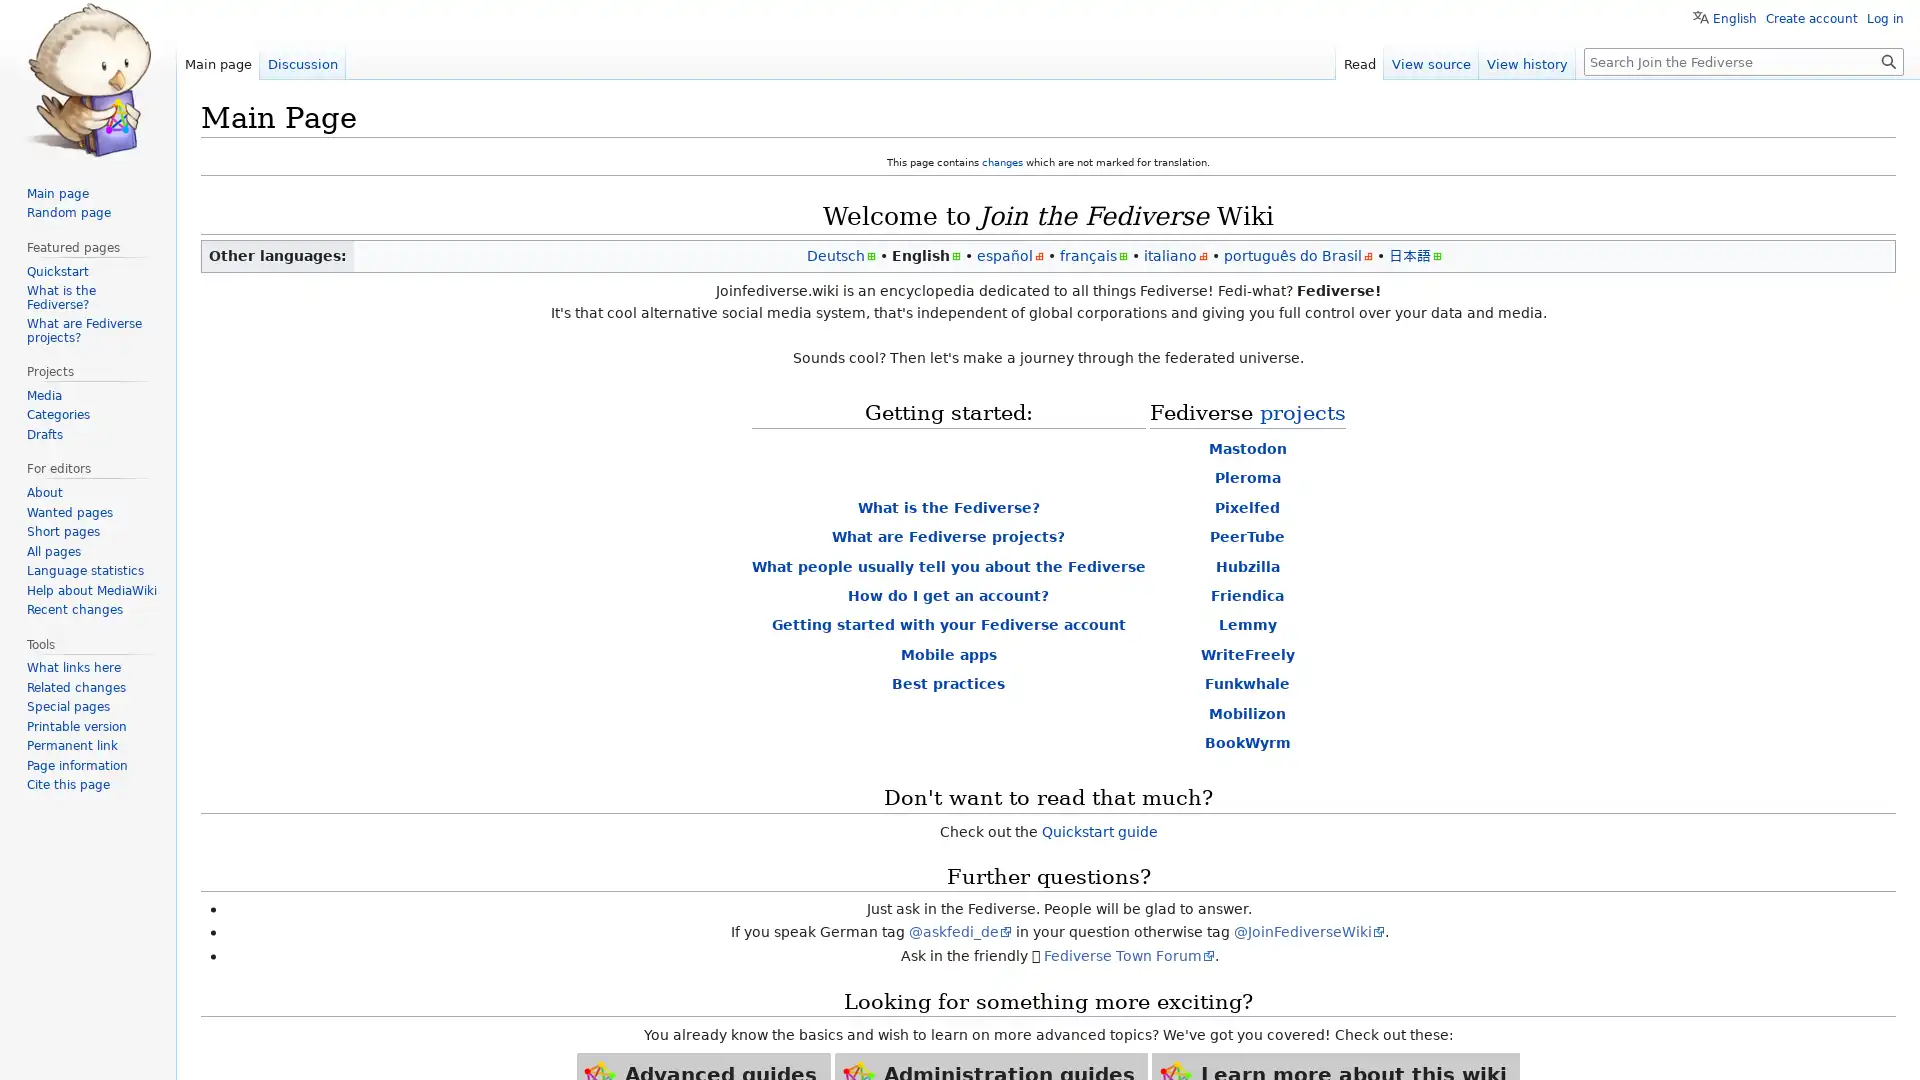 Image resolution: width=1920 pixels, height=1080 pixels. Describe the element at coordinates (1888, 60) in the screenshot. I see `Go` at that location.